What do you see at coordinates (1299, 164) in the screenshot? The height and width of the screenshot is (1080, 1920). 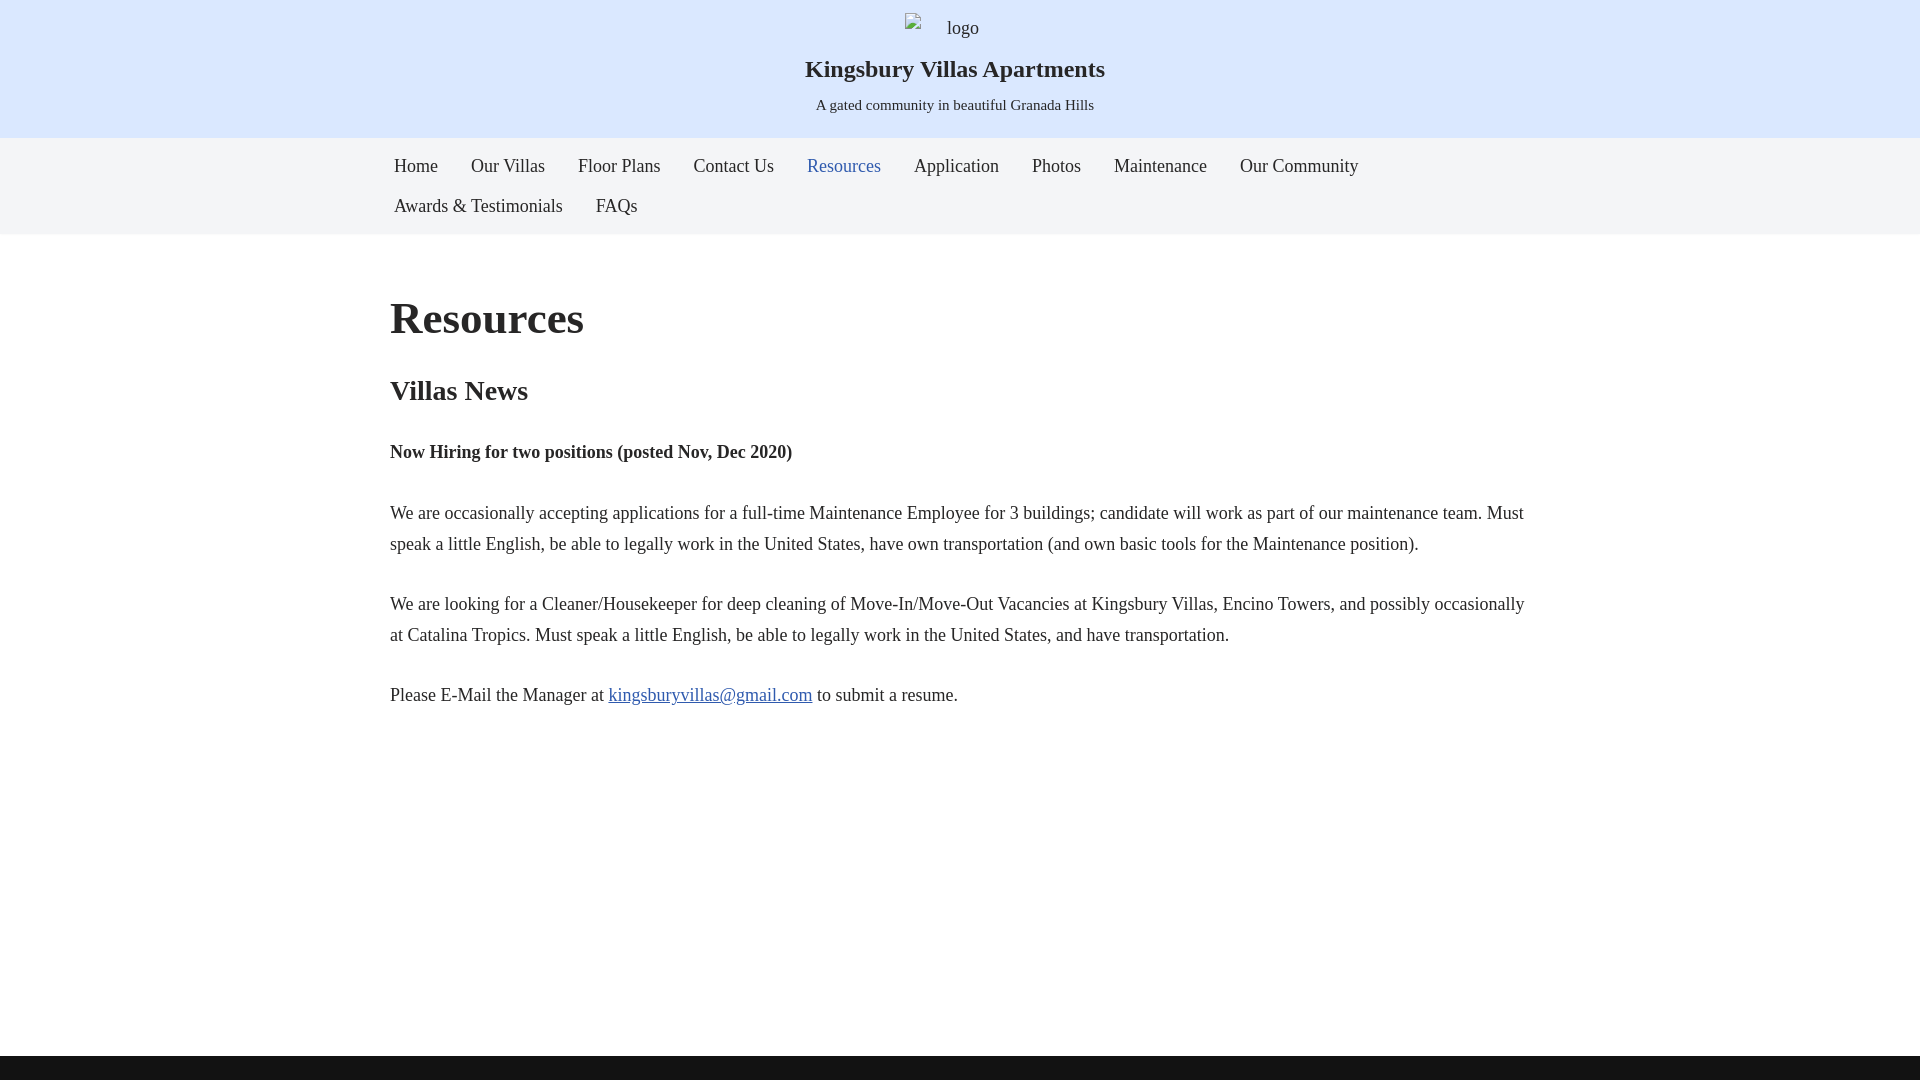 I see `'Our Community'` at bounding box center [1299, 164].